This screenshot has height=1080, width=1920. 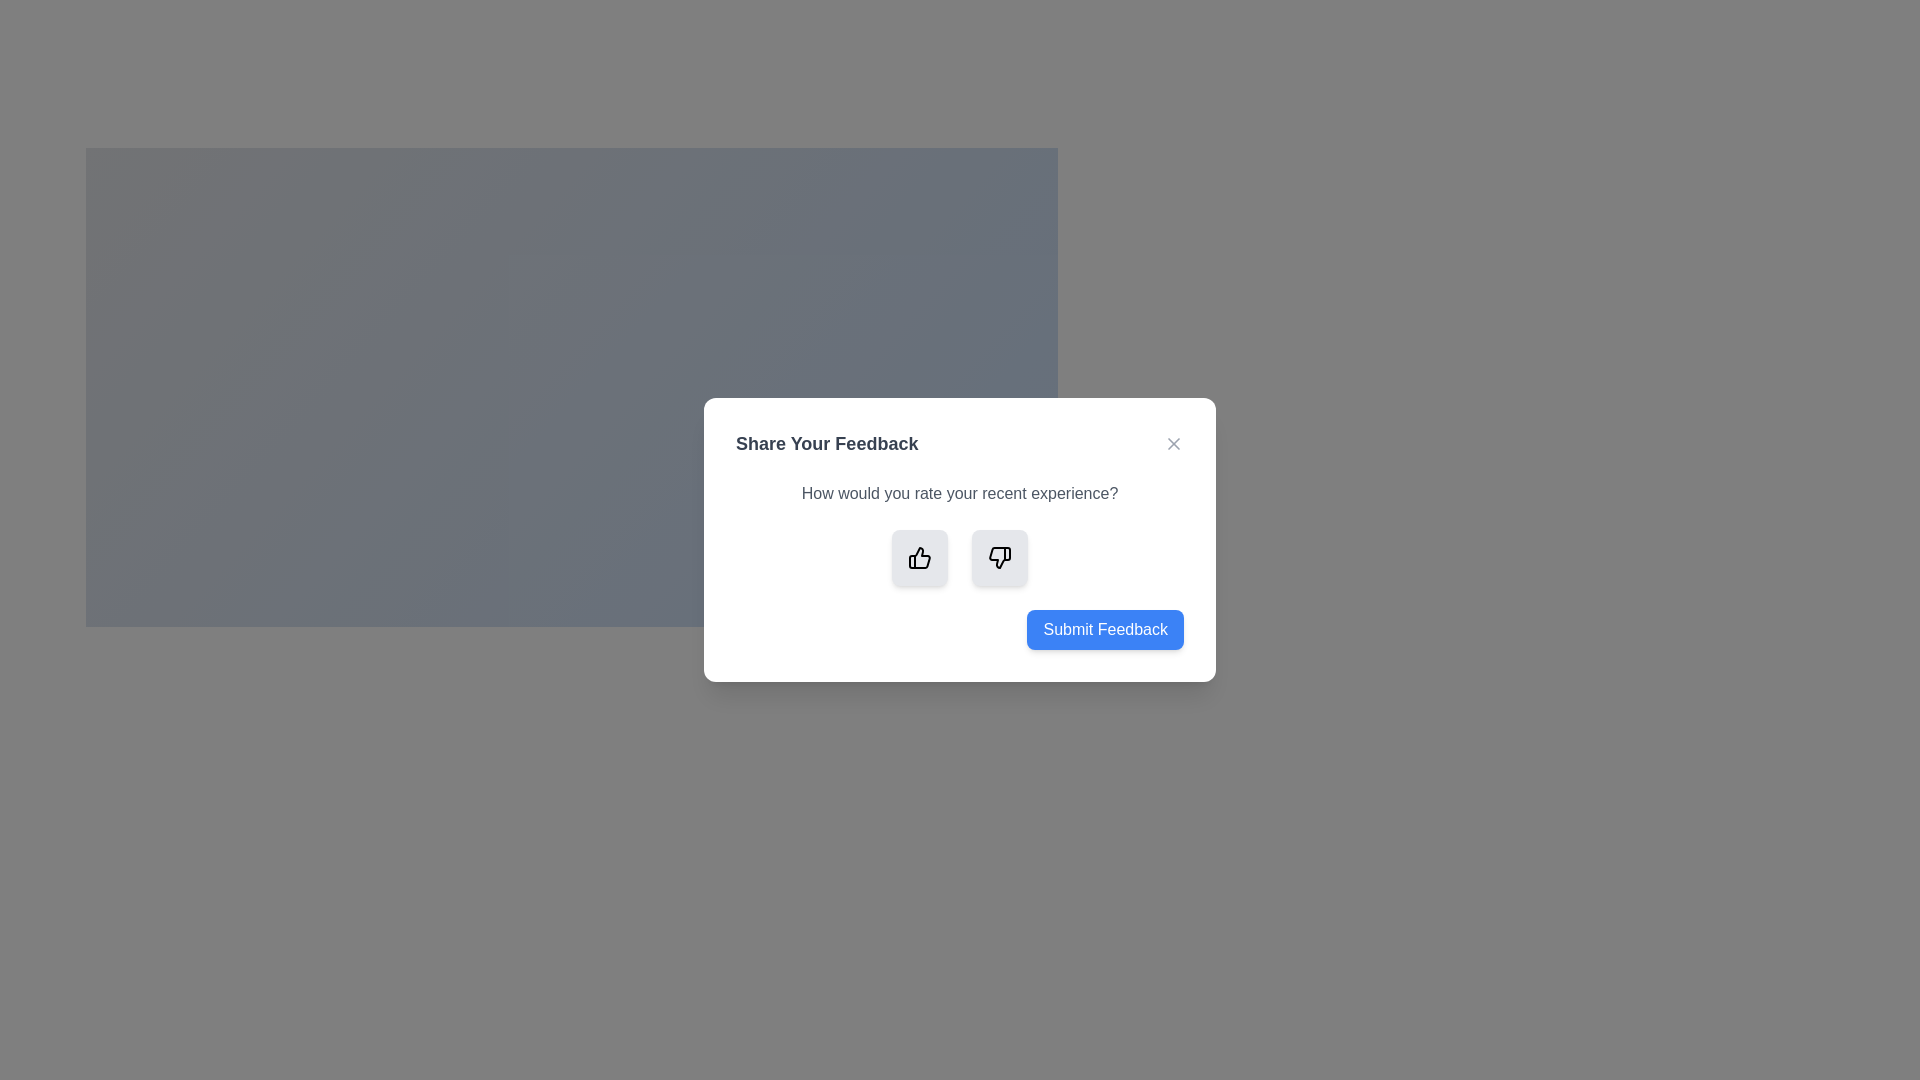 I want to click on the positive feedback icon located in the button on the left side of the two feedback options under the text prompt 'How would you rate your recent experience?', so click(x=919, y=558).